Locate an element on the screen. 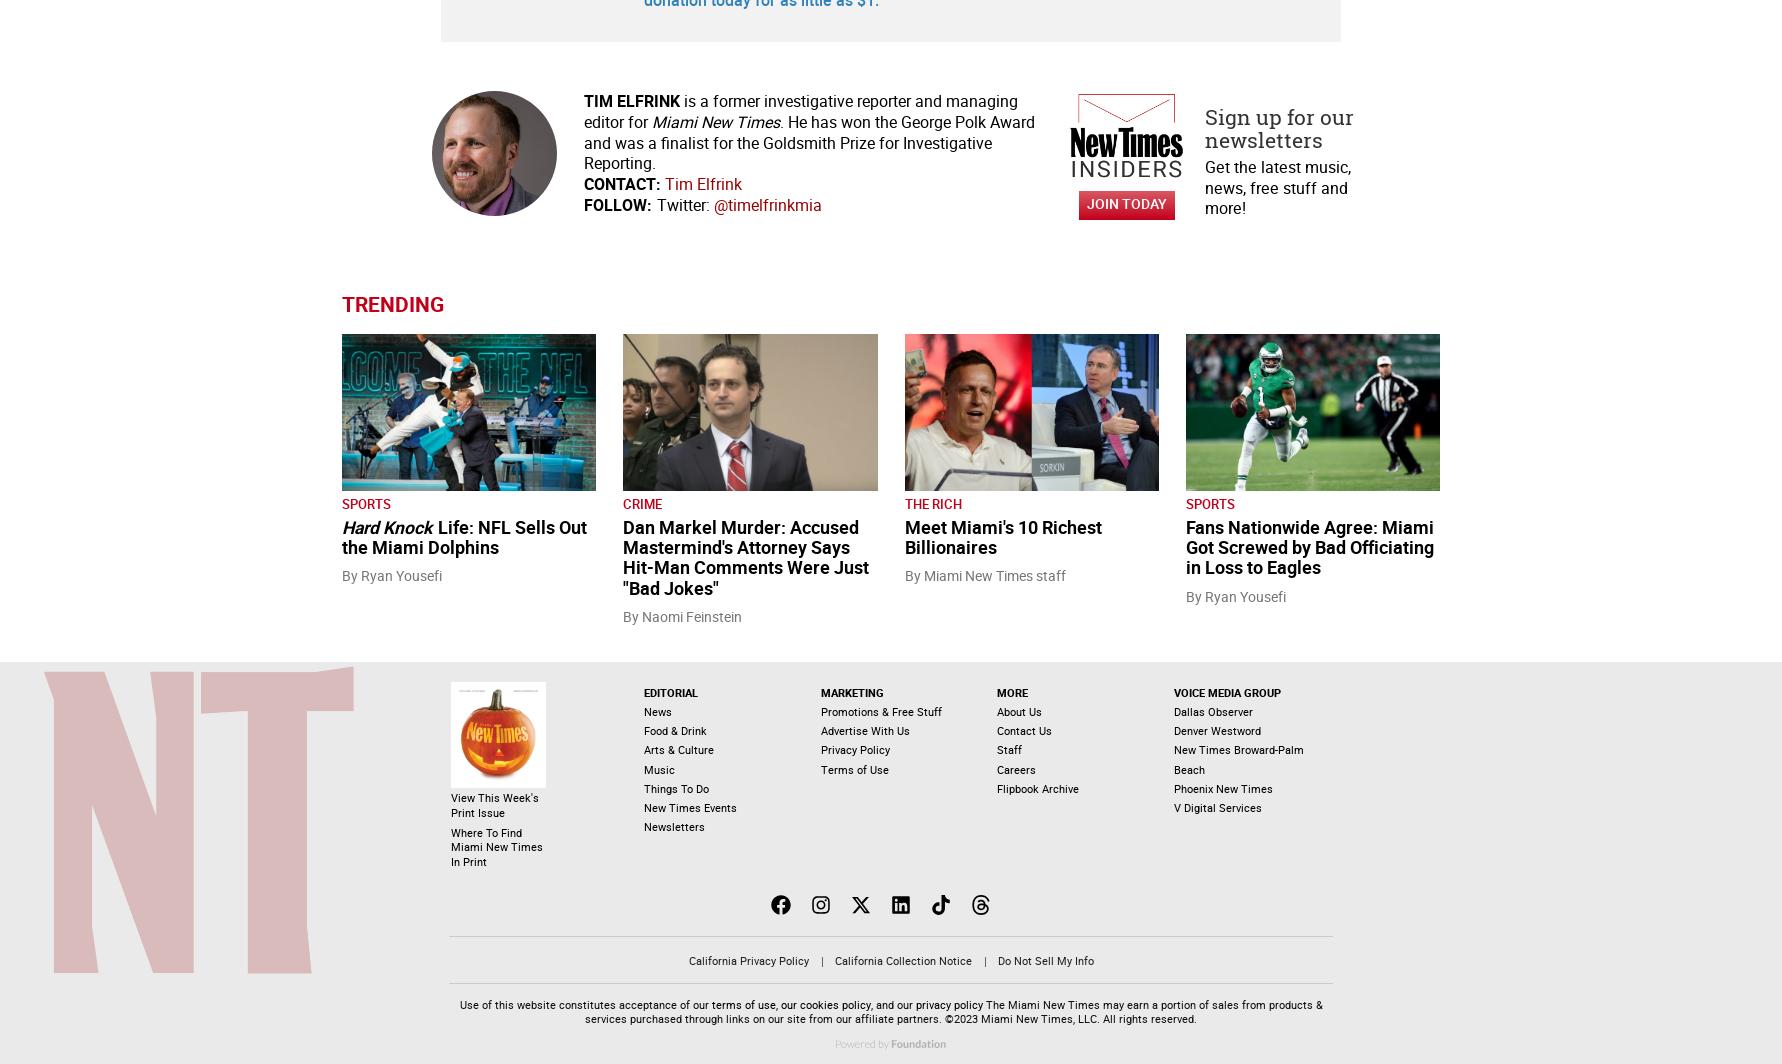  'Careers' is located at coordinates (996, 768).